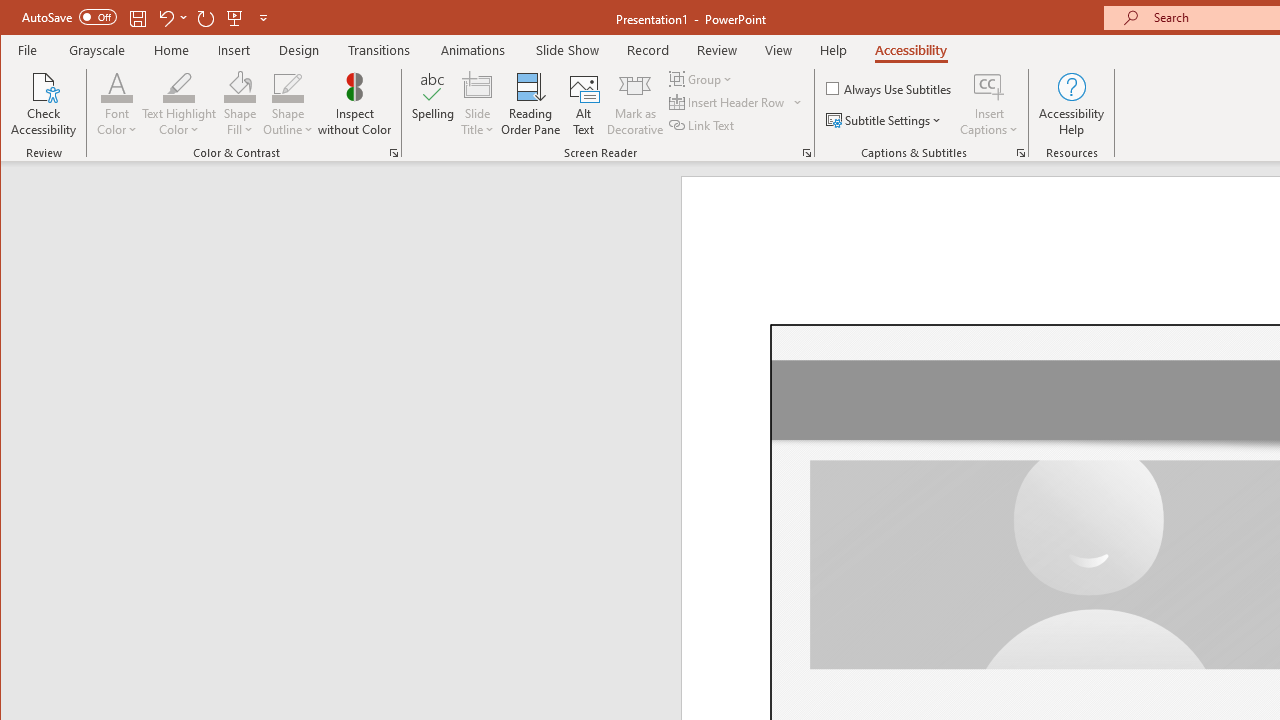 The image size is (1280, 720). What do you see at coordinates (96, 49) in the screenshot?
I see `'Grayscale'` at bounding box center [96, 49].